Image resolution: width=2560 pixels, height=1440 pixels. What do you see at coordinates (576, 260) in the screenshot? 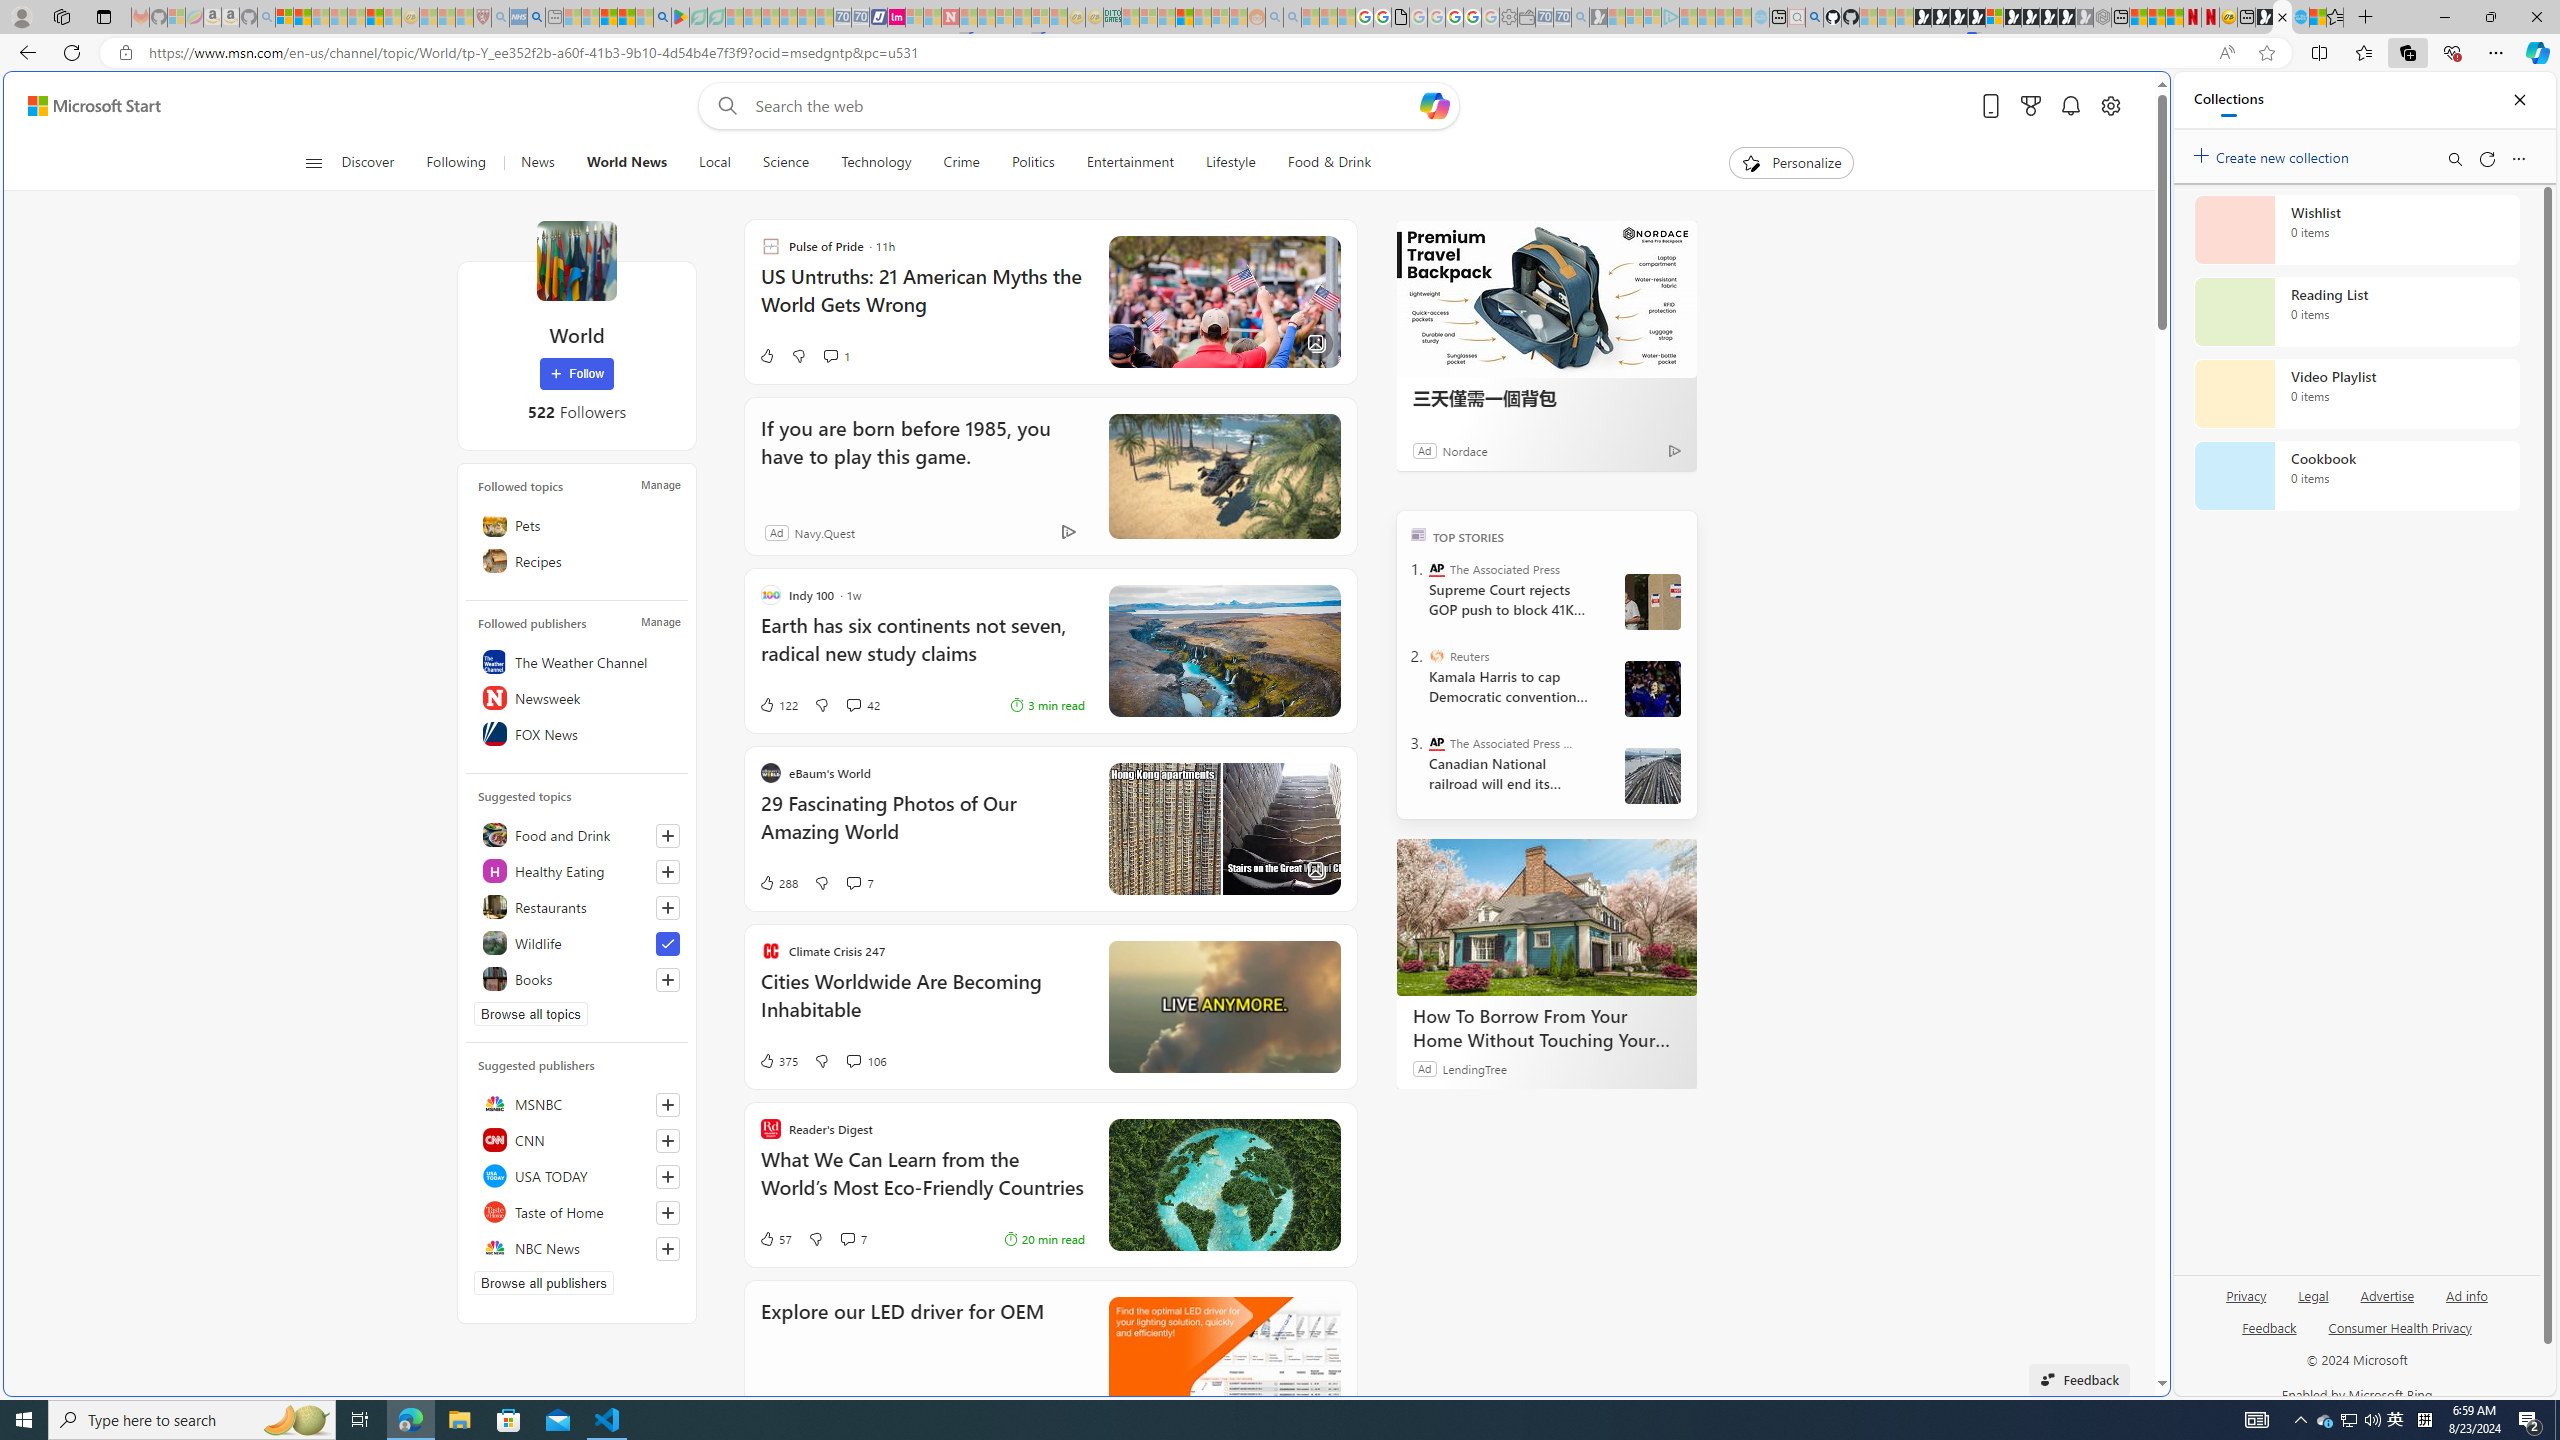
I see `'World'` at bounding box center [576, 260].